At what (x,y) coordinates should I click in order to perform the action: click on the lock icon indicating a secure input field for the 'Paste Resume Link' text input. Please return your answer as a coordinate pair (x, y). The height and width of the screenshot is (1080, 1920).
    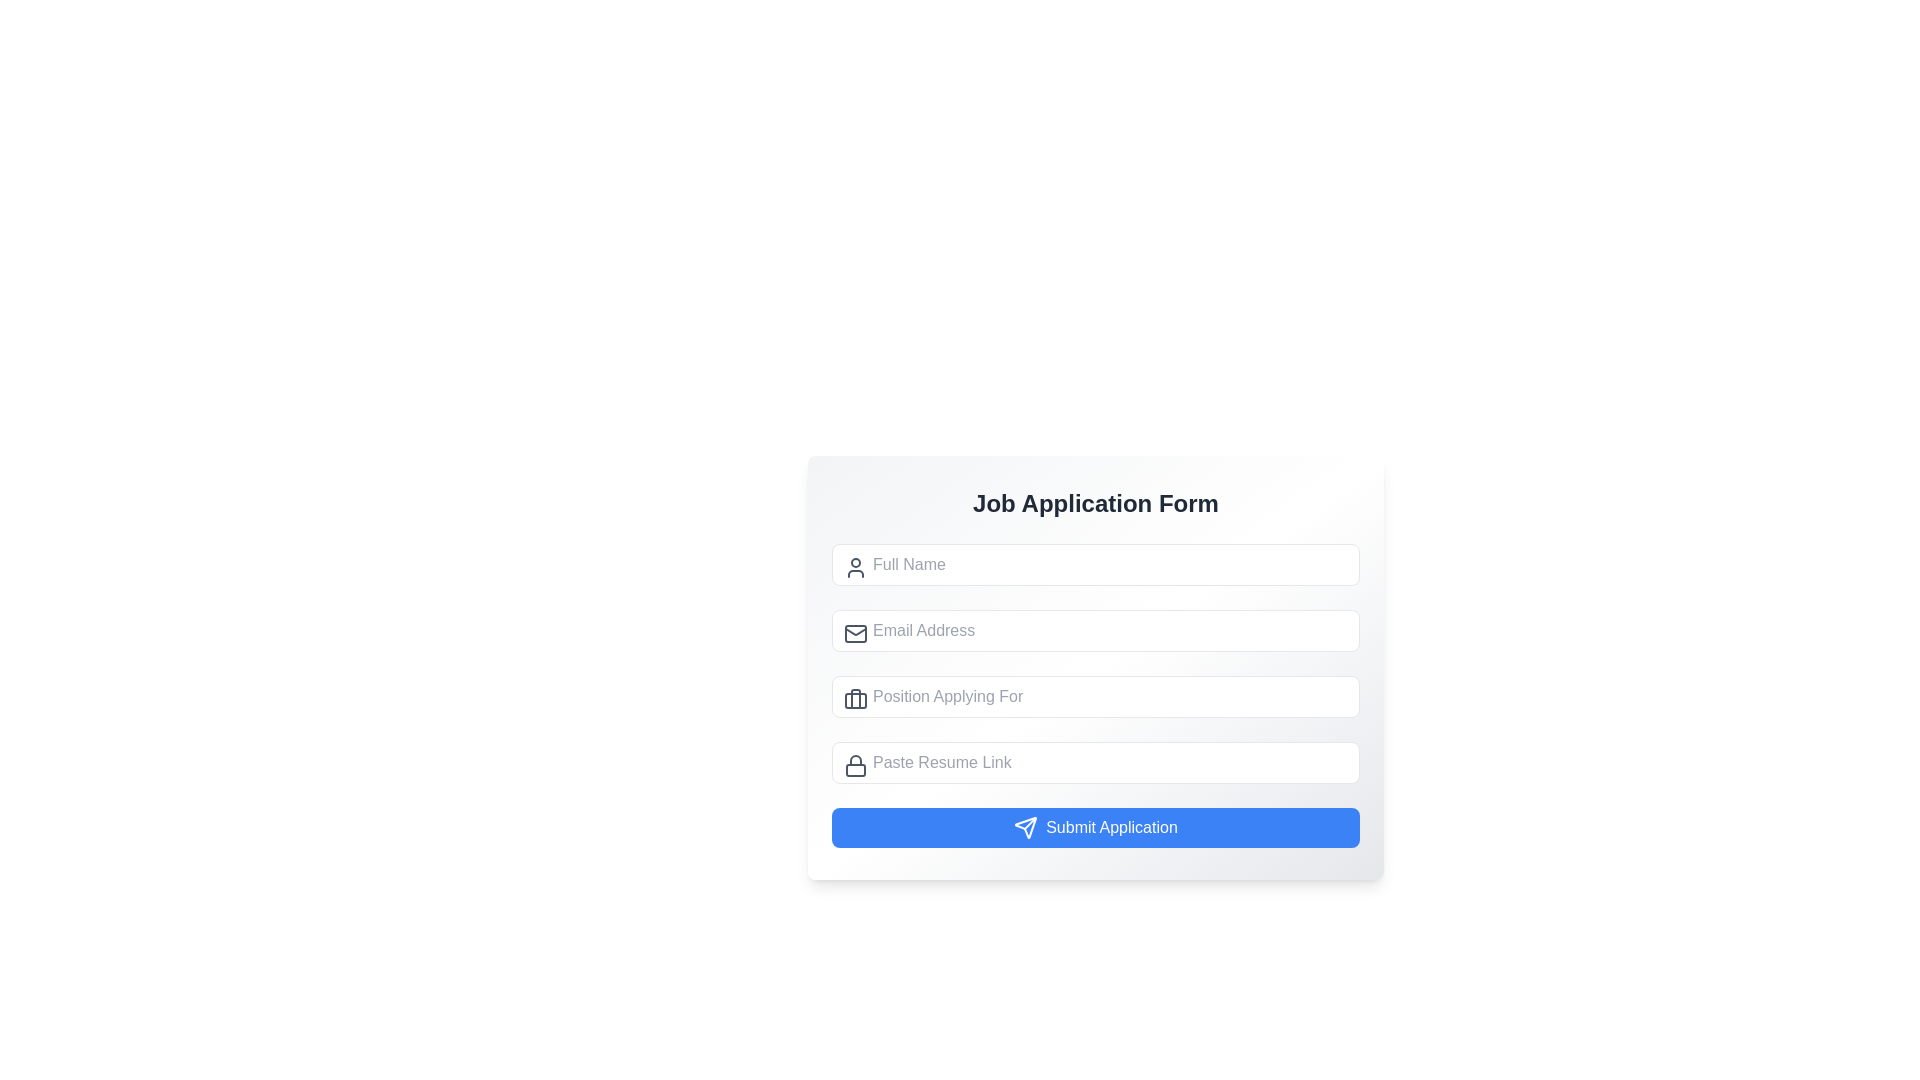
    Looking at the image, I should click on (855, 765).